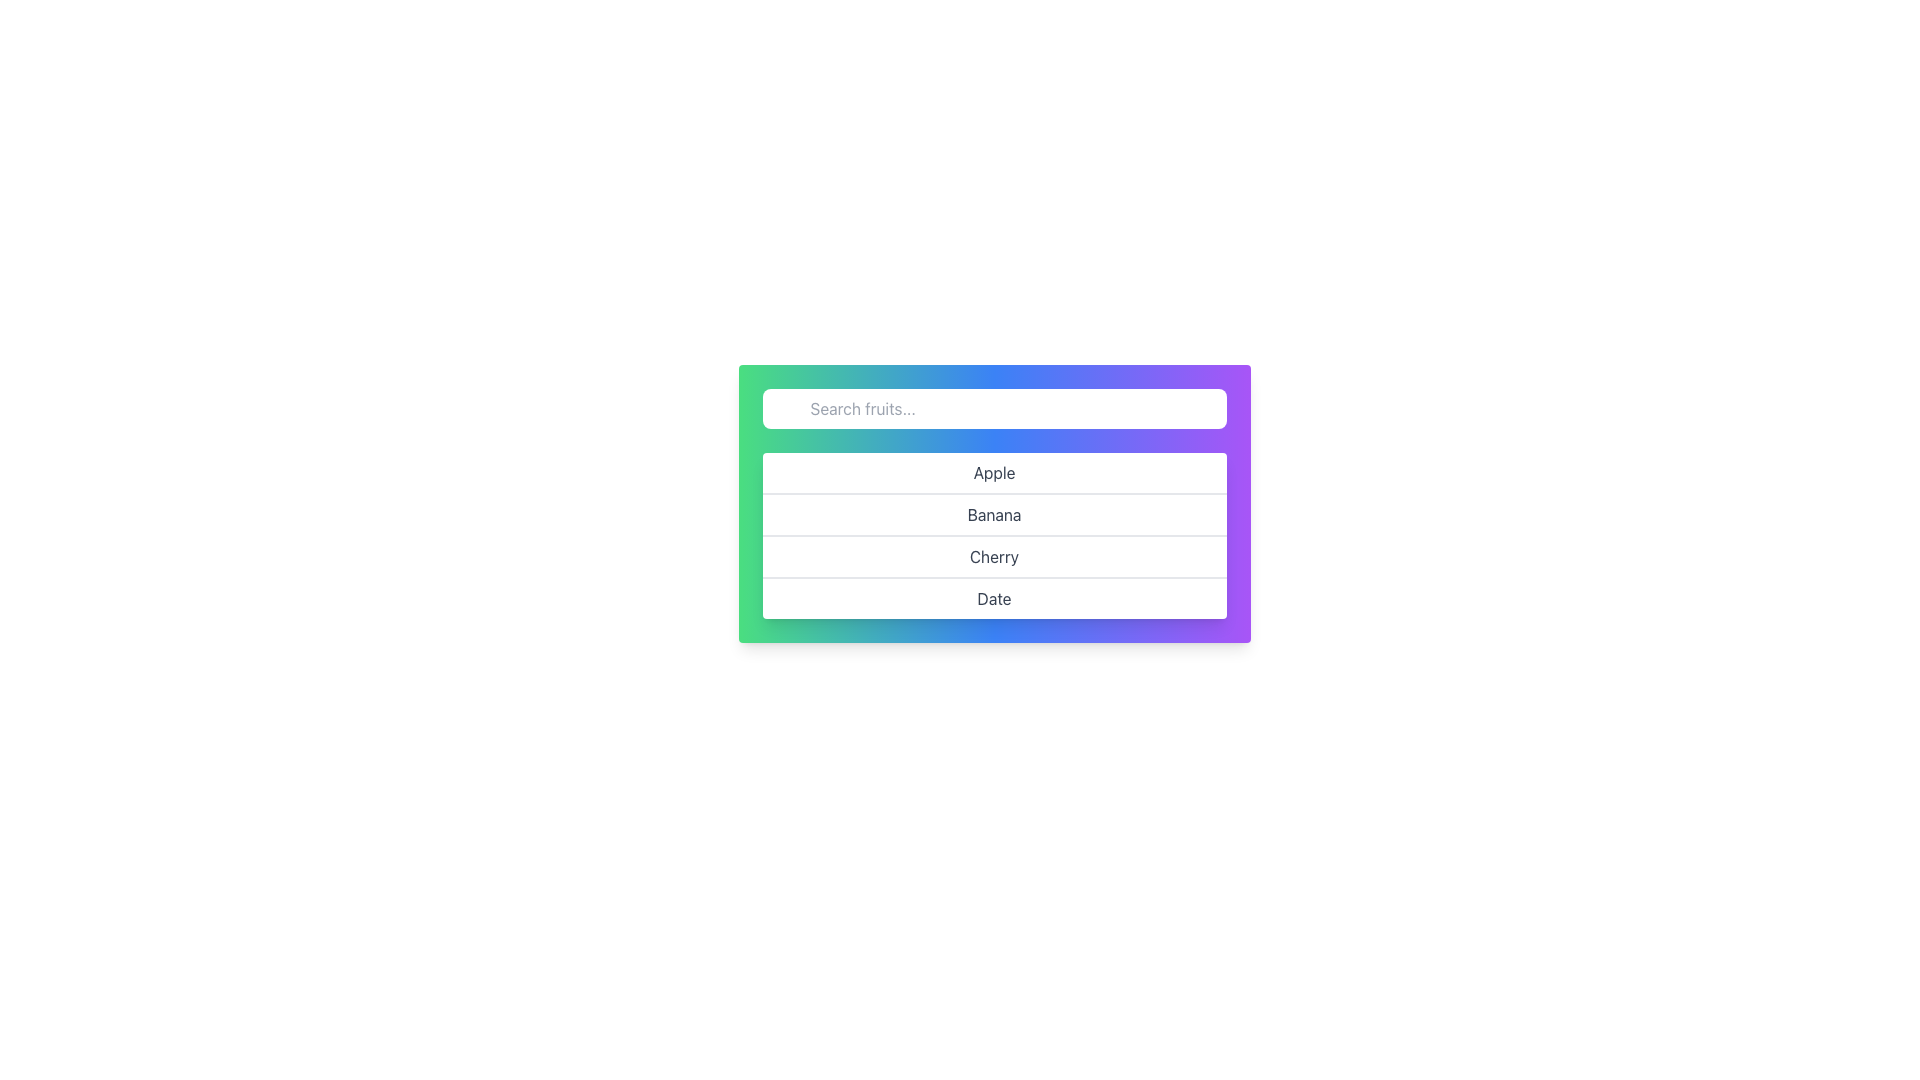 The width and height of the screenshot is (1920, 1080). Describe the element at coordinates (994, 512) in the screenshot. I see `the text-based interactive list item displaying 'Banana'` at that location.